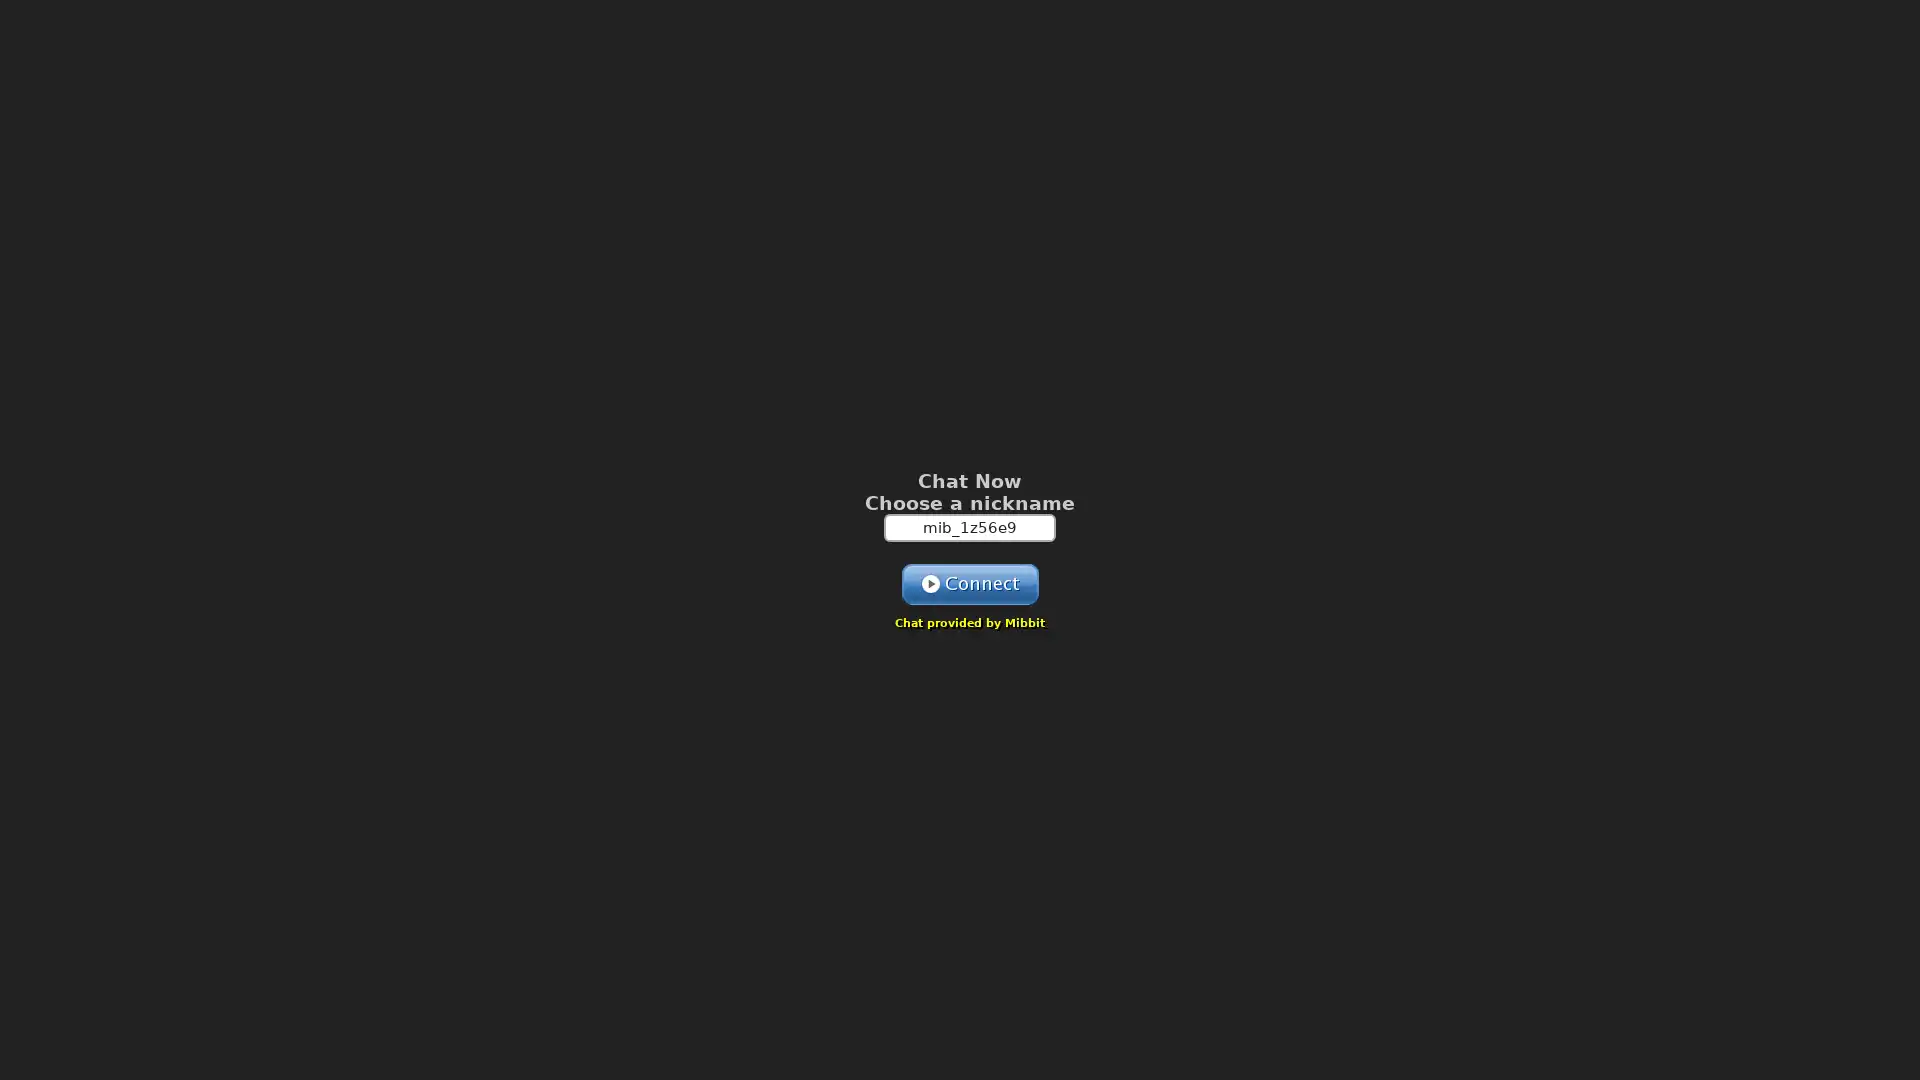  Describe the element at coordinates (969, 583) in the screenshot. I see `Submit` at that location.